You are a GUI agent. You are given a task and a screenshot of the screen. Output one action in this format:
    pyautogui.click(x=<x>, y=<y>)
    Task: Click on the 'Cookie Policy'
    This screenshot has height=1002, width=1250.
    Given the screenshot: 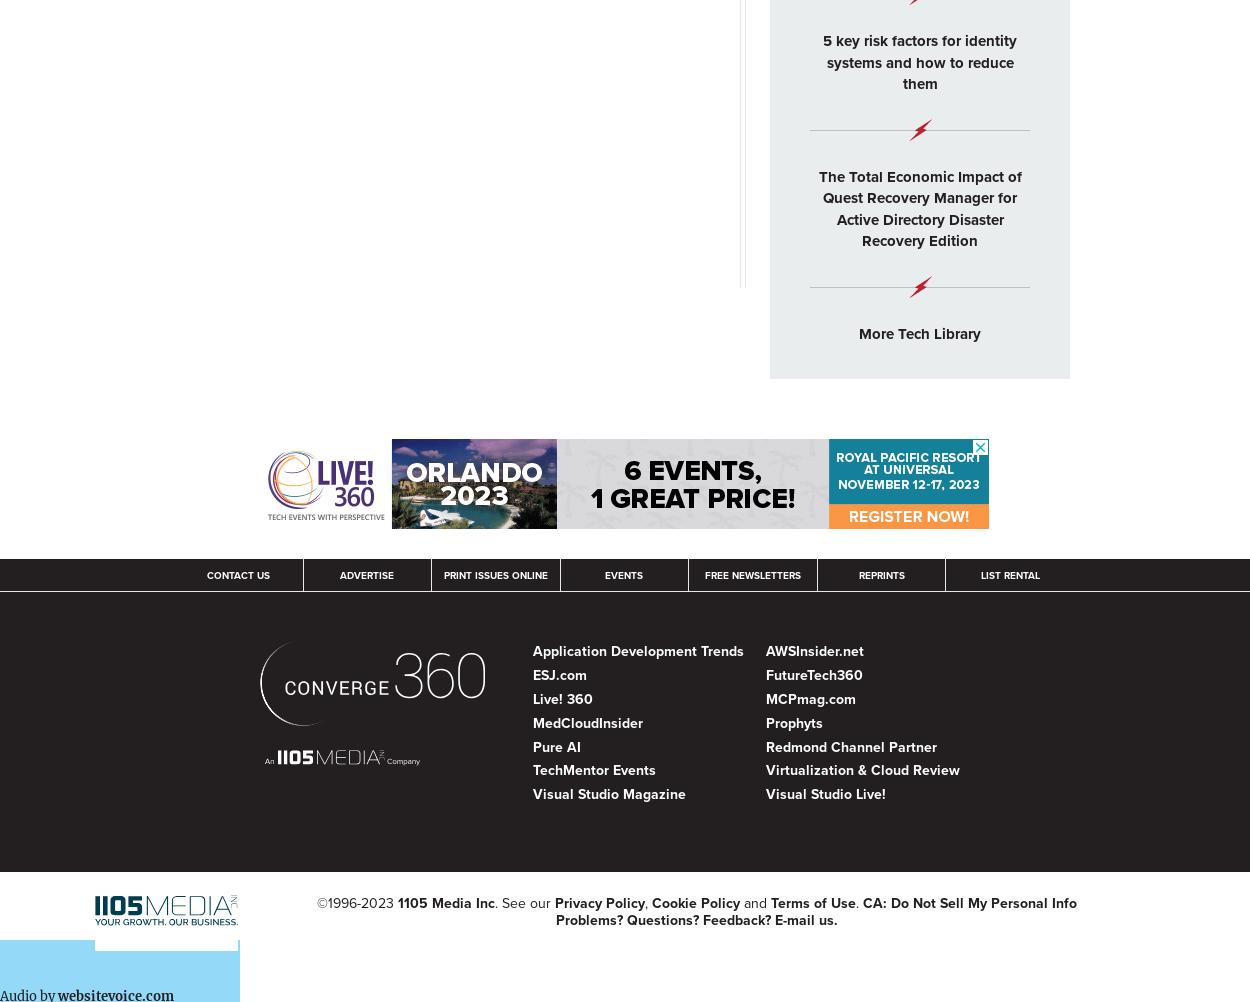 What is the action you would take?
    pyautogui.click(x=694, y=903)
    